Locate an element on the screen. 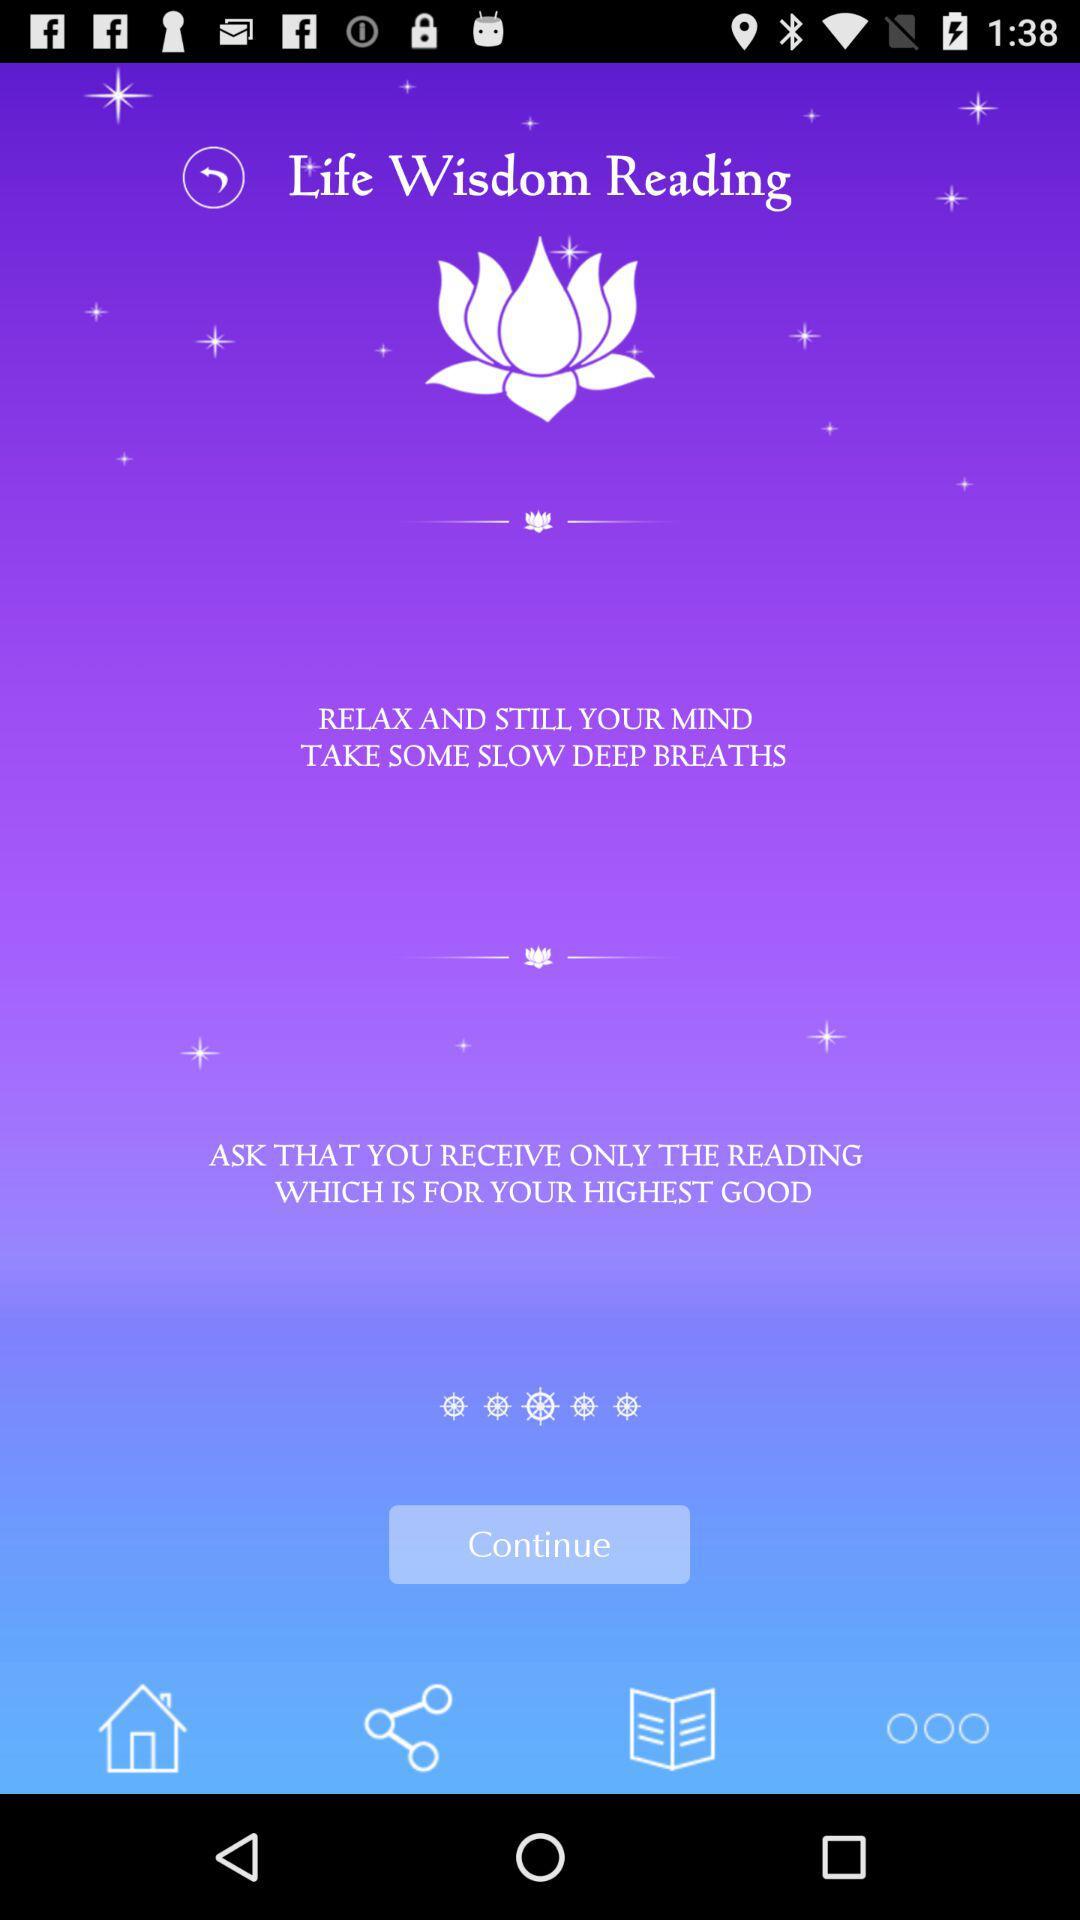  the icon left of share icon is located at coordinates (141, 1727).